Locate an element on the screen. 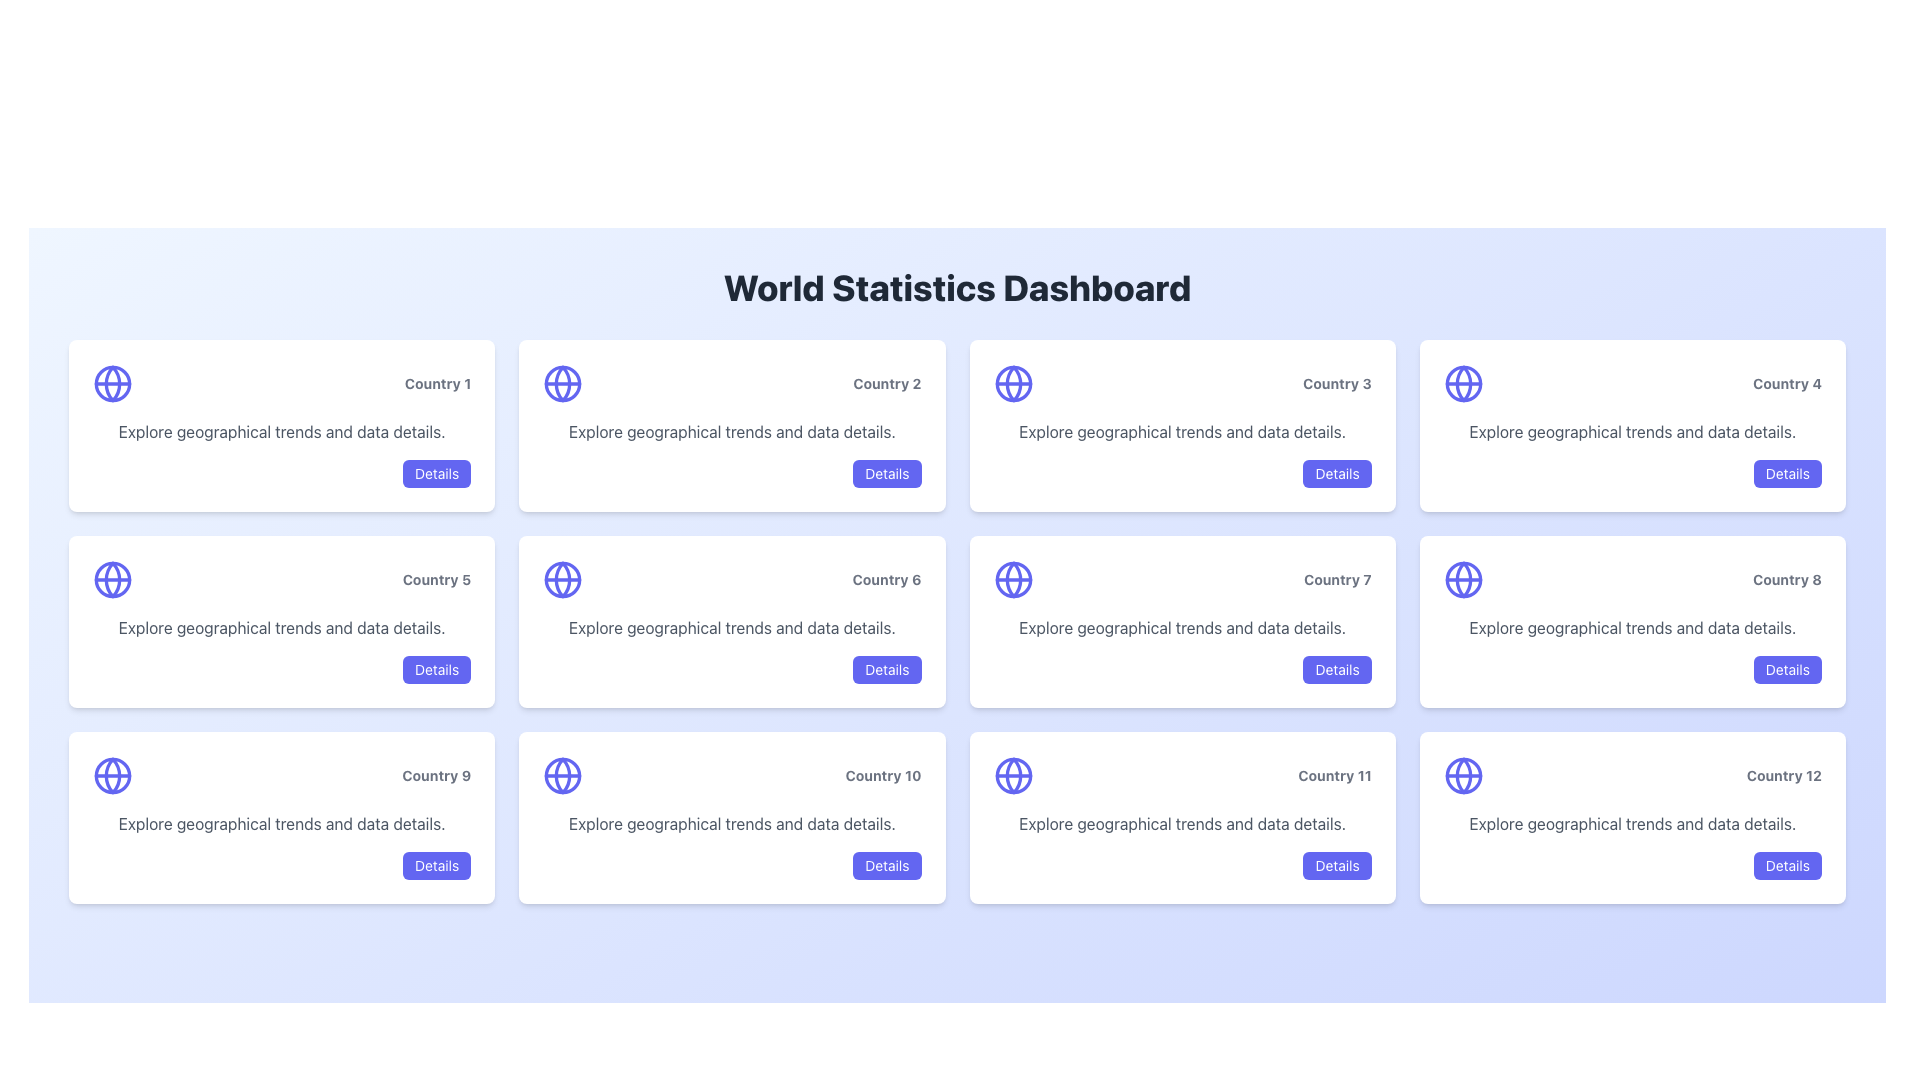  the blue circular icon in the globe-like design within the card labeled 'Country 9' is located at coordinates (112, 774).